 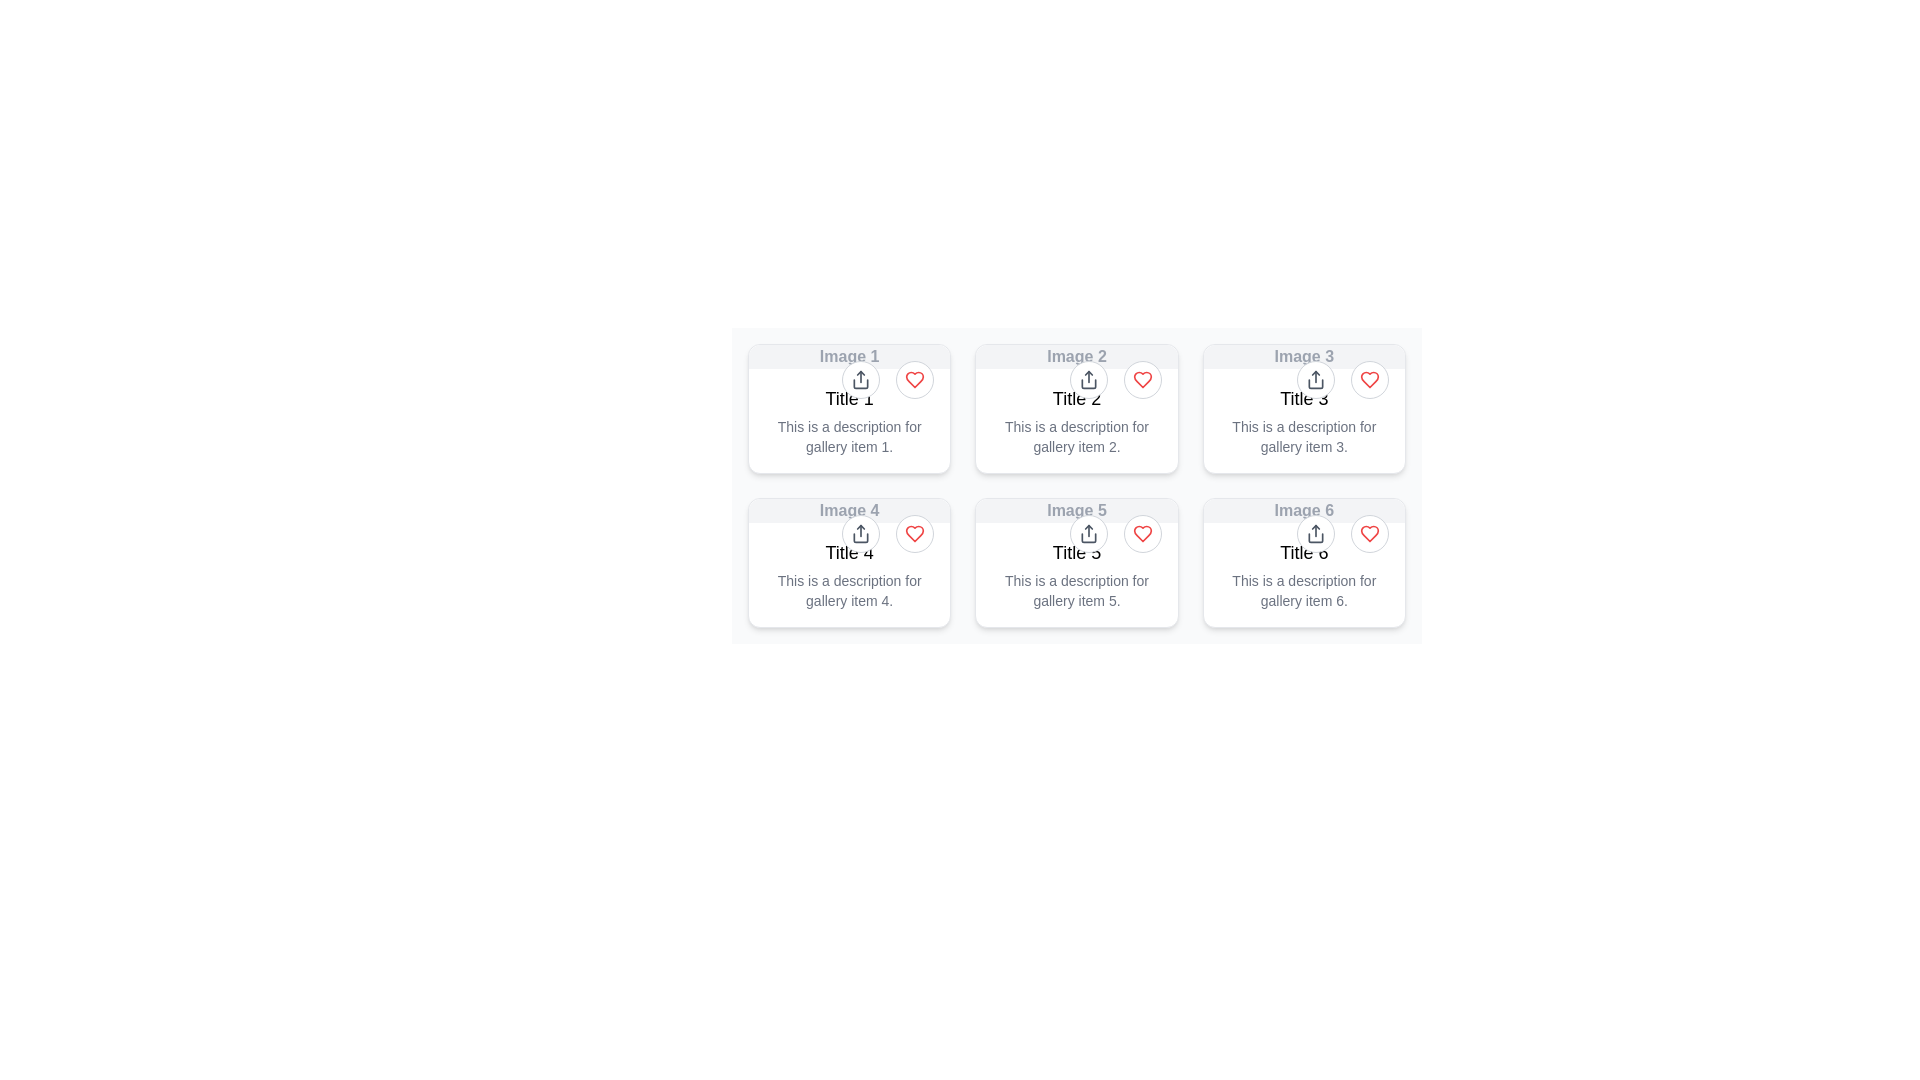 I want to click on the circular button with a light gray border and red heart icon located in the upper right corner of the card labeled 'Image 2 Title 2', so click(x=1142, y=380).